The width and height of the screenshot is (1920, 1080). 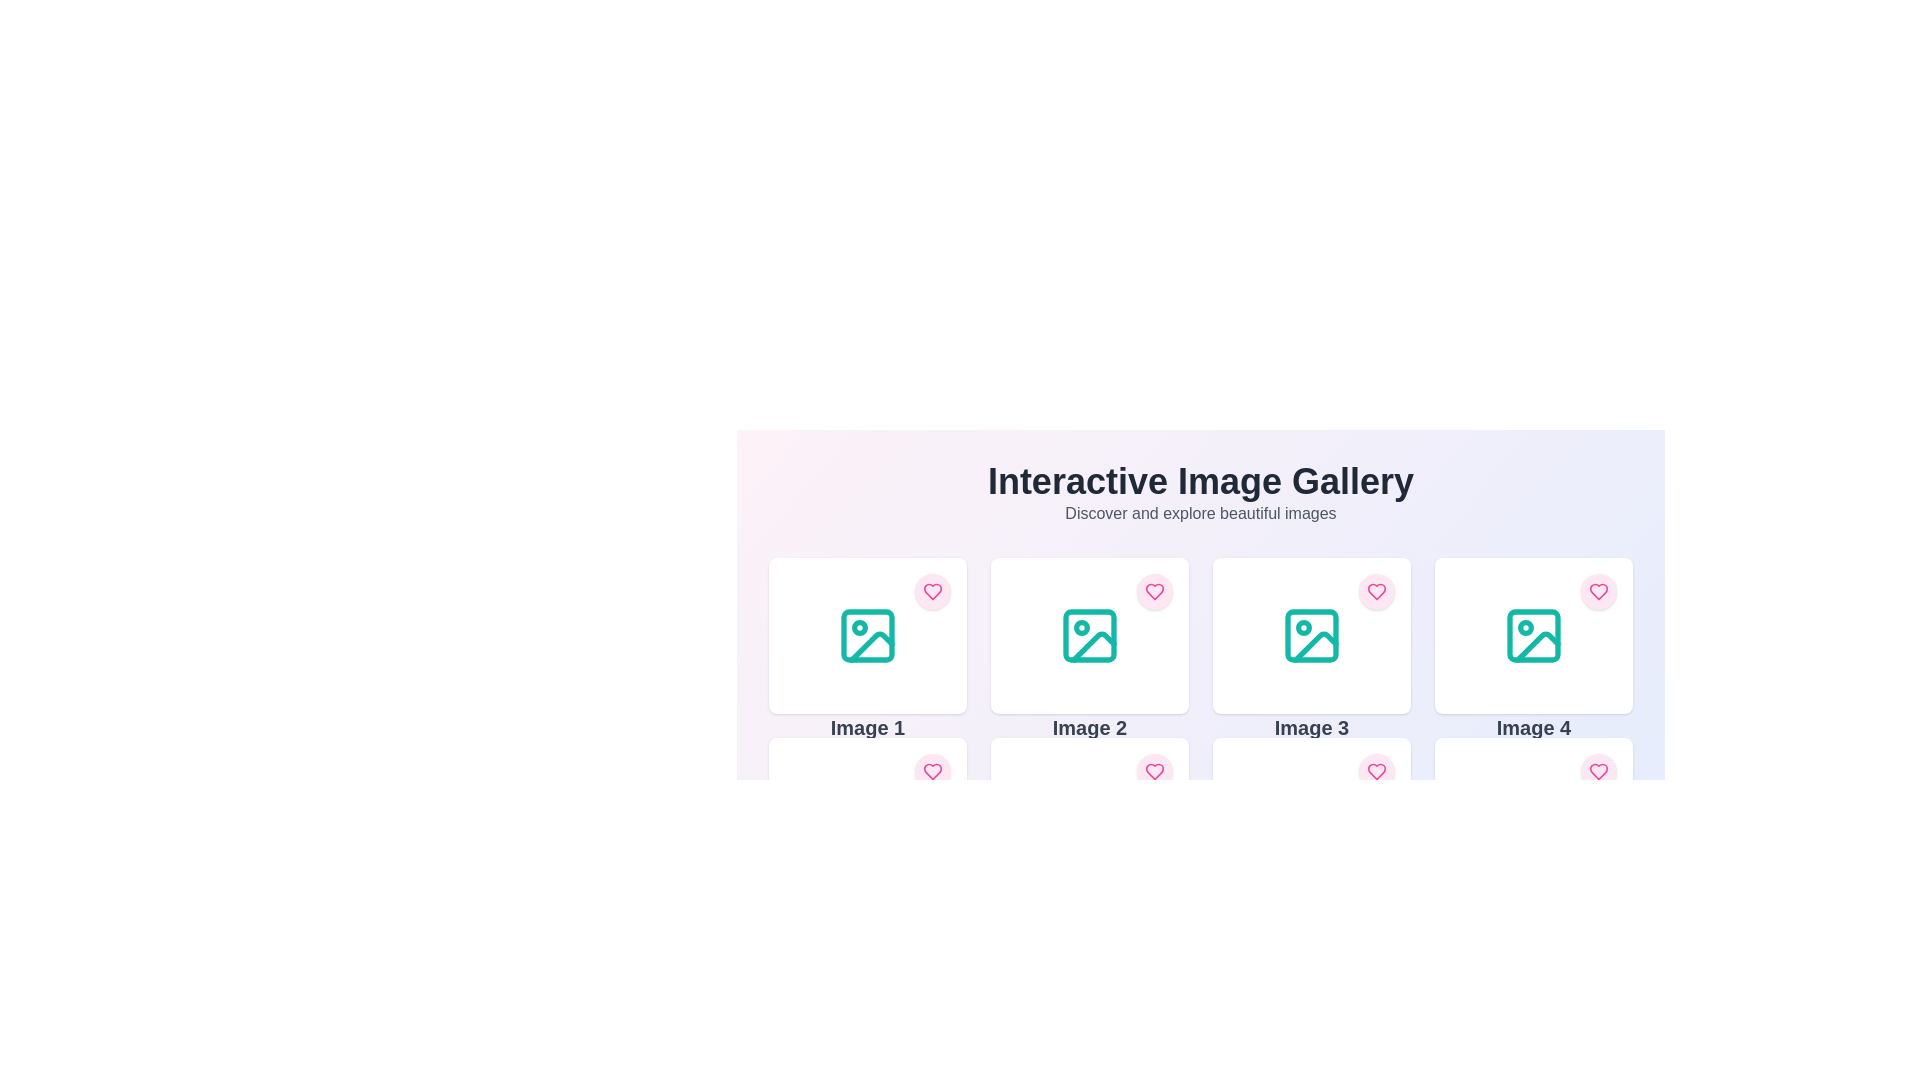 I want to click on the heart-shaped SVG icon, which is styled with a pink color fill and located in the top-right corner of the card labeled 'Image 3', to like the item, so click(x=1376, y=590).